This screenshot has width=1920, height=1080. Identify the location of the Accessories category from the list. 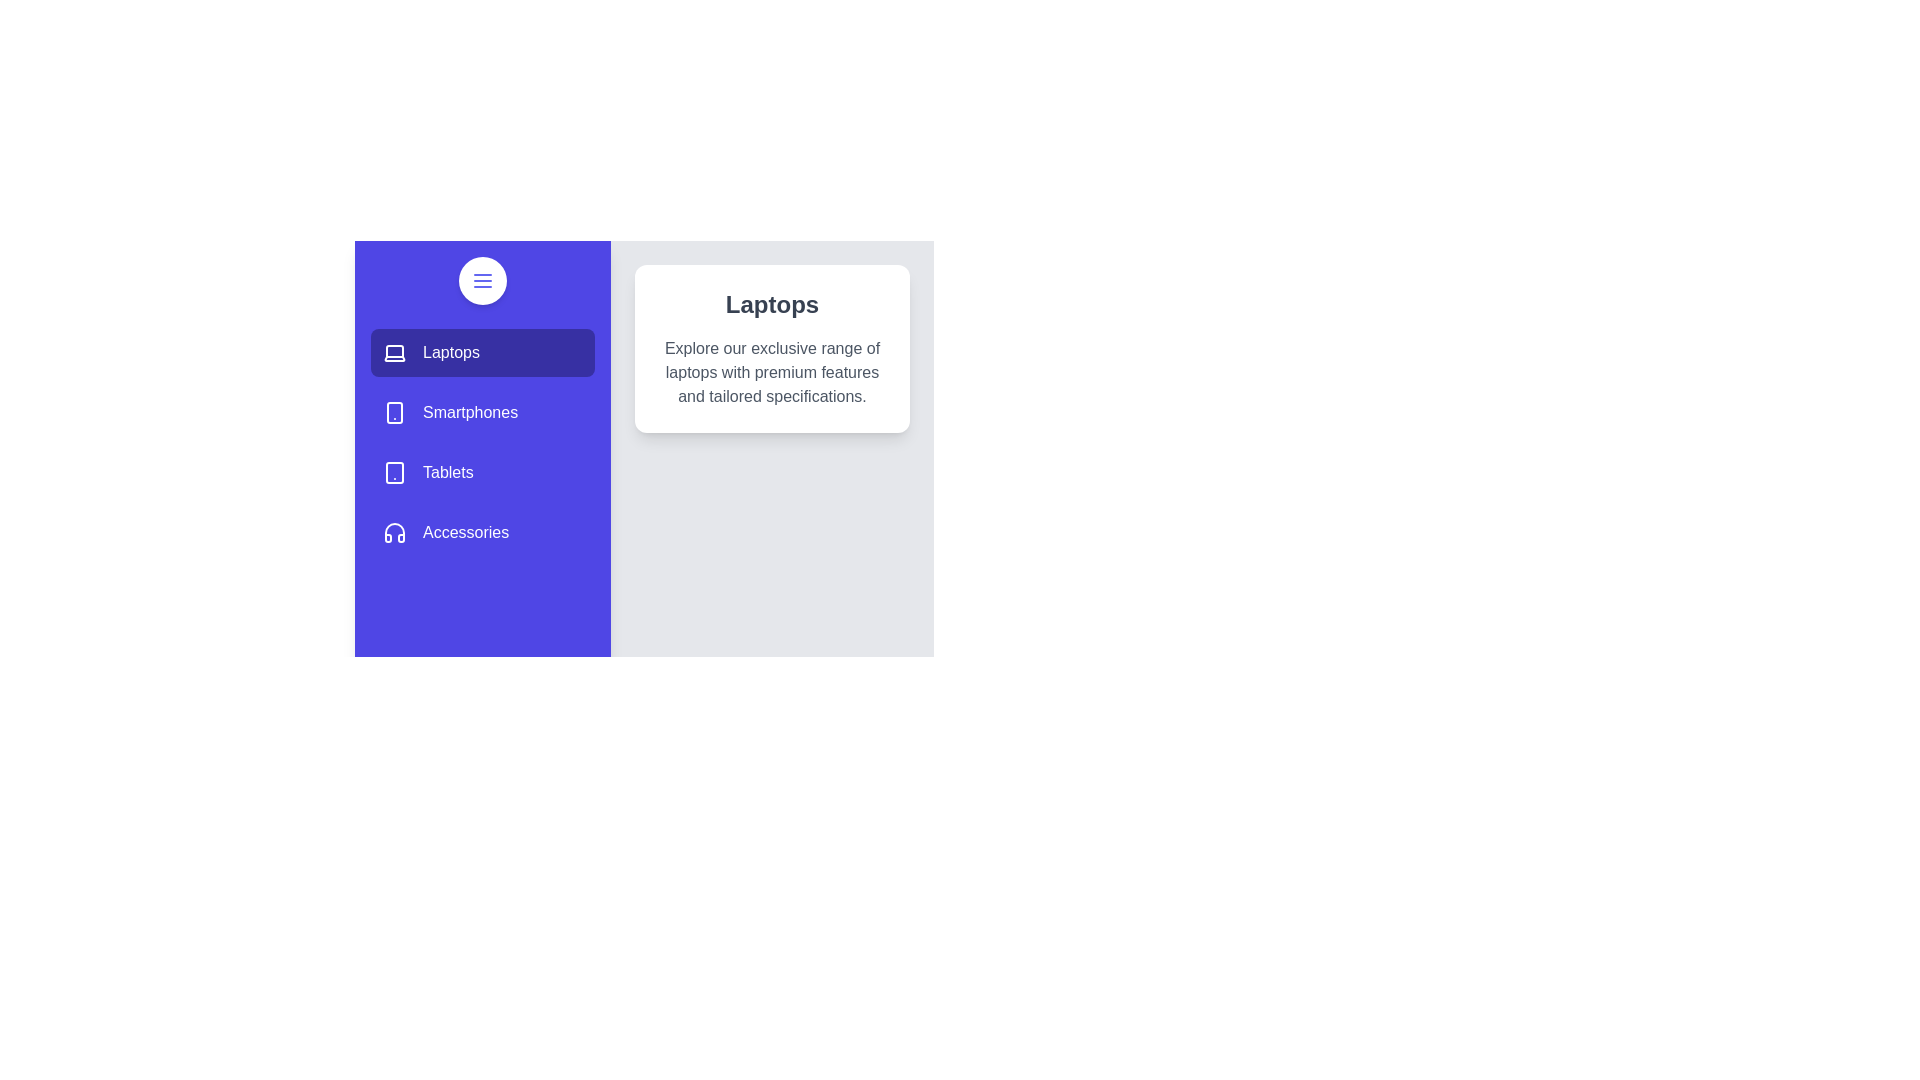
(483, 531).